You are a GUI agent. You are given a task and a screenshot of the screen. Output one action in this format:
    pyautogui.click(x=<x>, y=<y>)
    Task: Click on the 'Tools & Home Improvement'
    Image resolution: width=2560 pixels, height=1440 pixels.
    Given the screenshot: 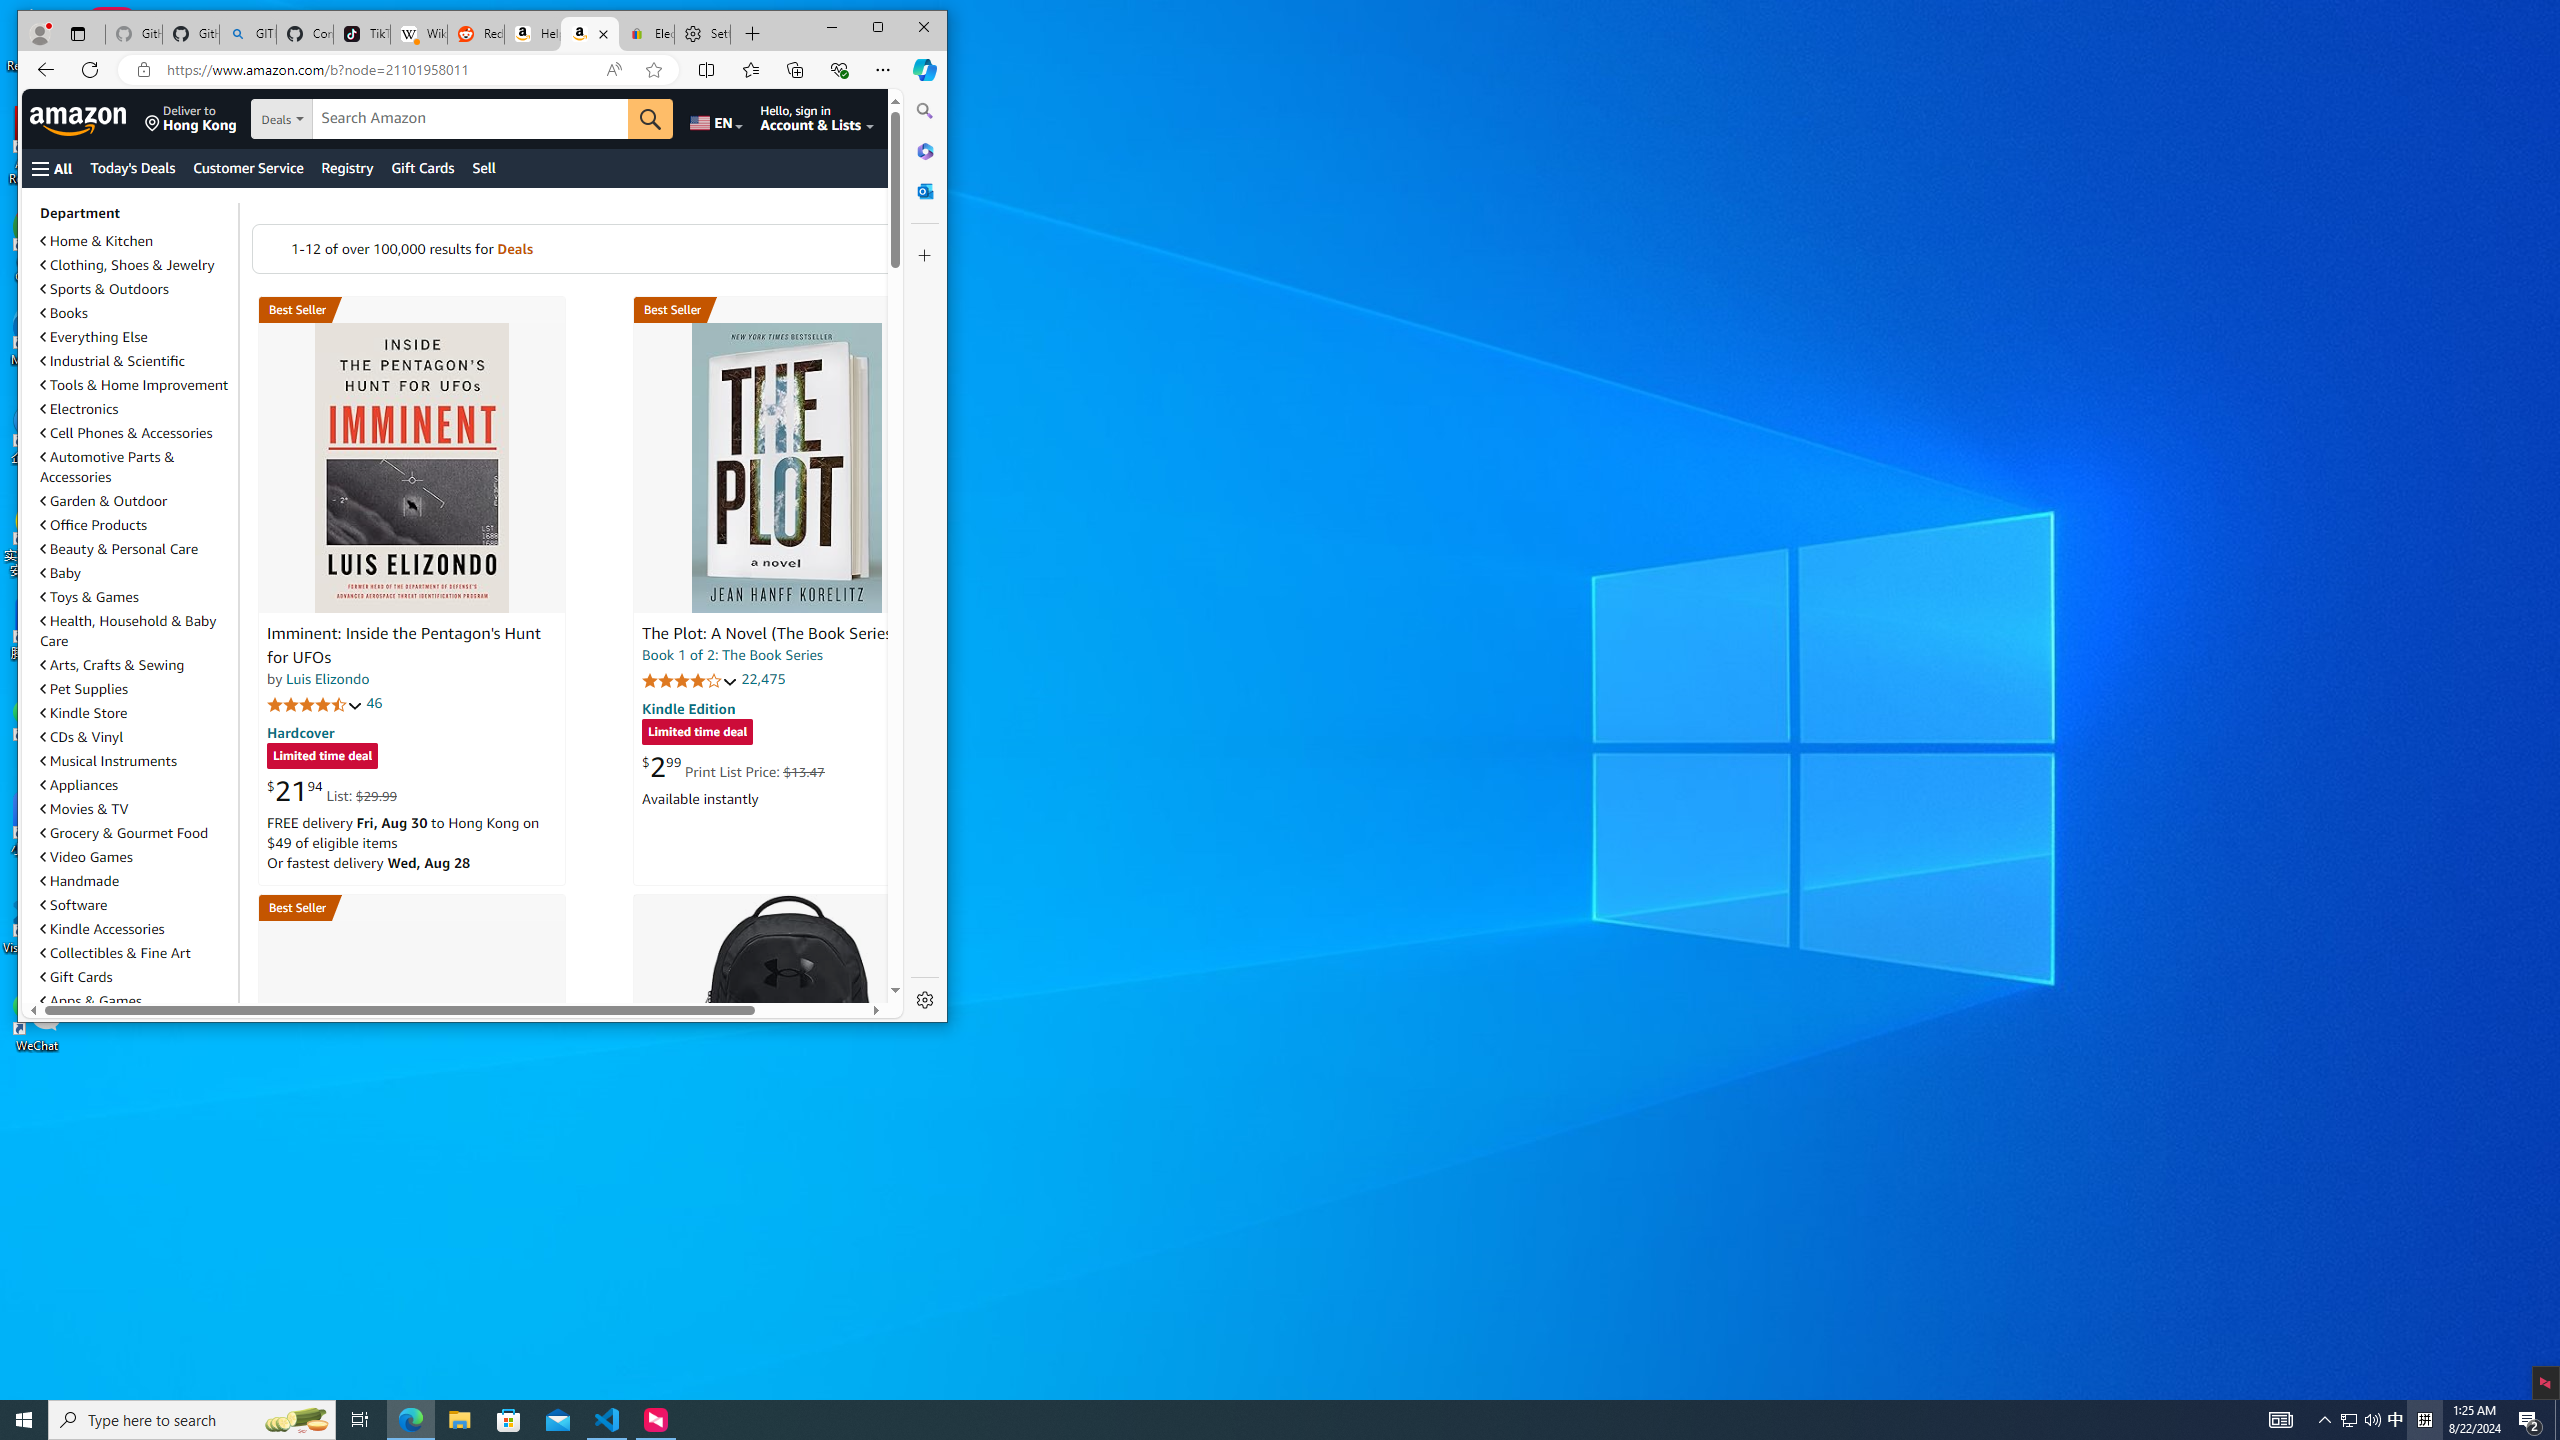 What is the action you would take?
    pyautogui.click(x=134, y=384)
    